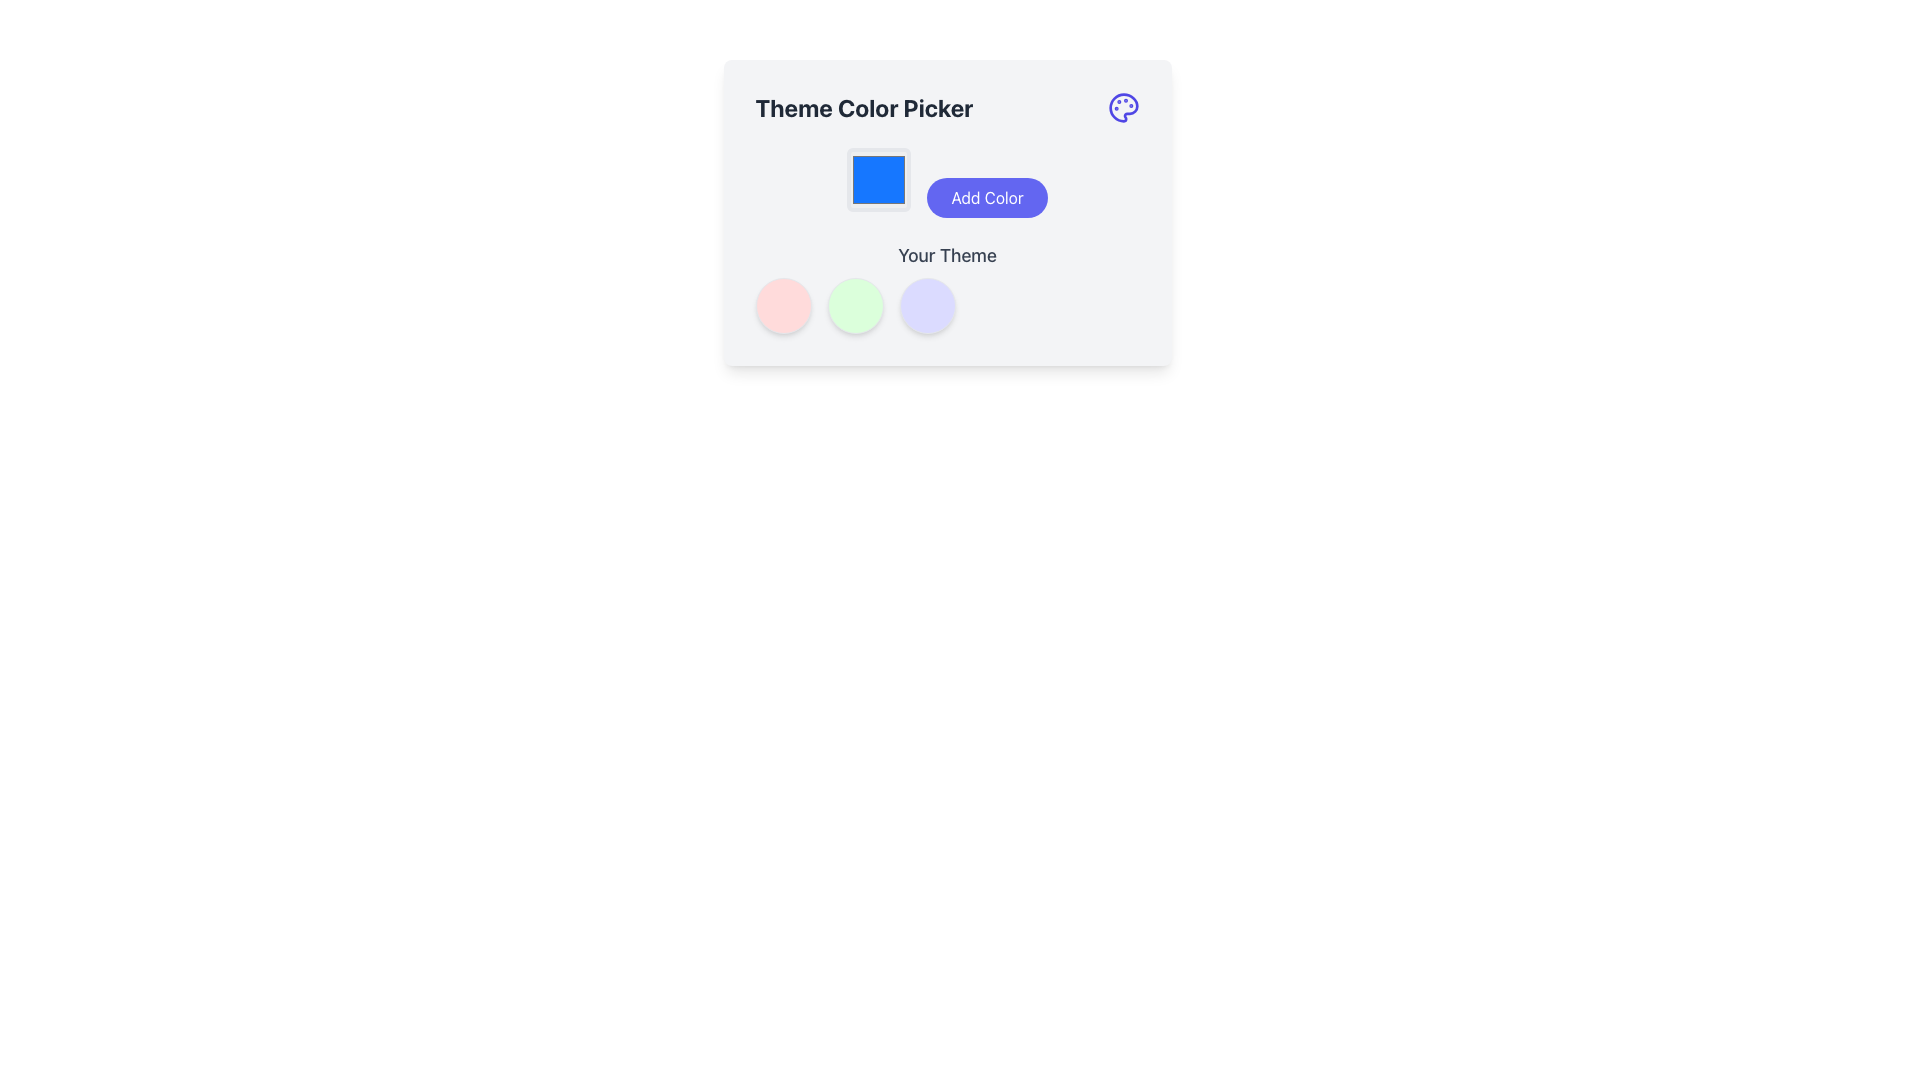 This screenshot has height=1080, width=1920. Describe the element at coordinates (946, 288) in the screenshot. I see `the middle circle of the color selection options in the Theme Color Picker` at that location.